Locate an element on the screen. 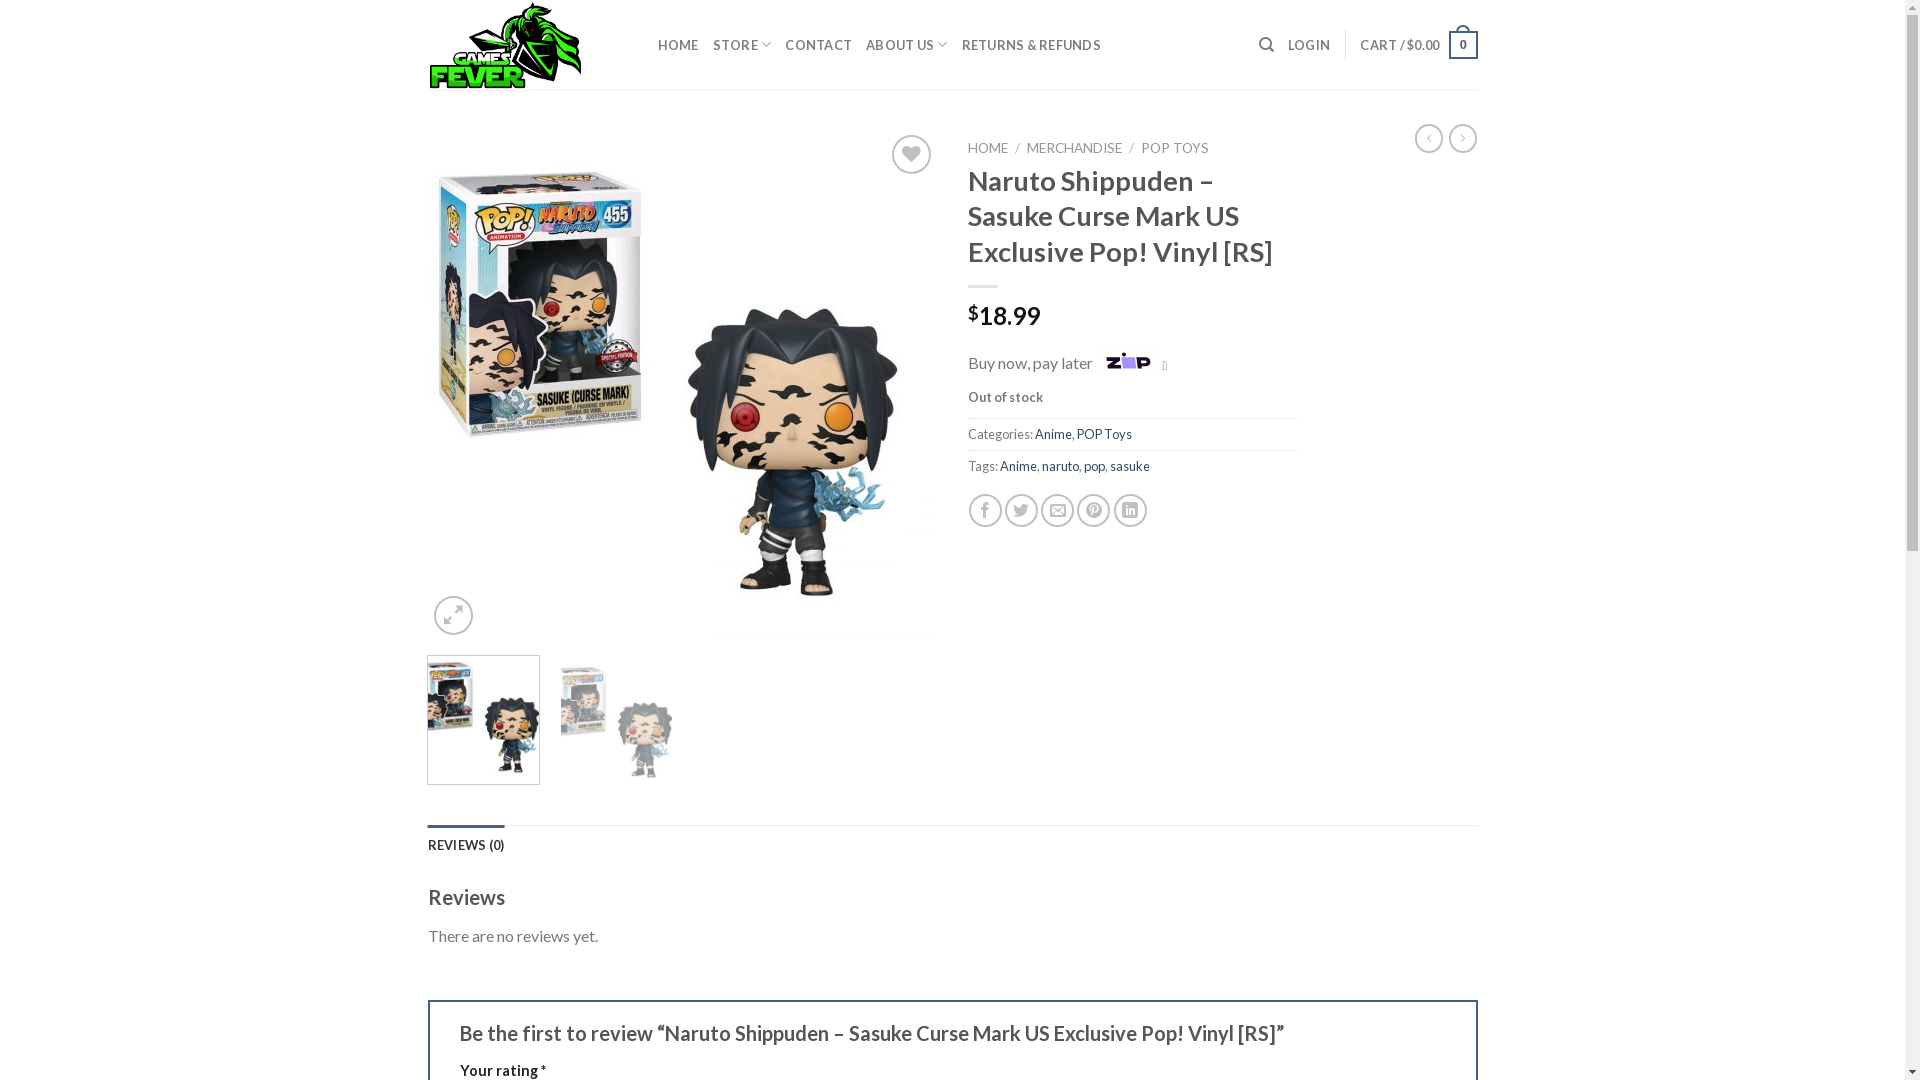 The height and width of the screenshot is (1080, 1920). 'RETURNS & REFUNDS' is located at coordinates (1031, 45).